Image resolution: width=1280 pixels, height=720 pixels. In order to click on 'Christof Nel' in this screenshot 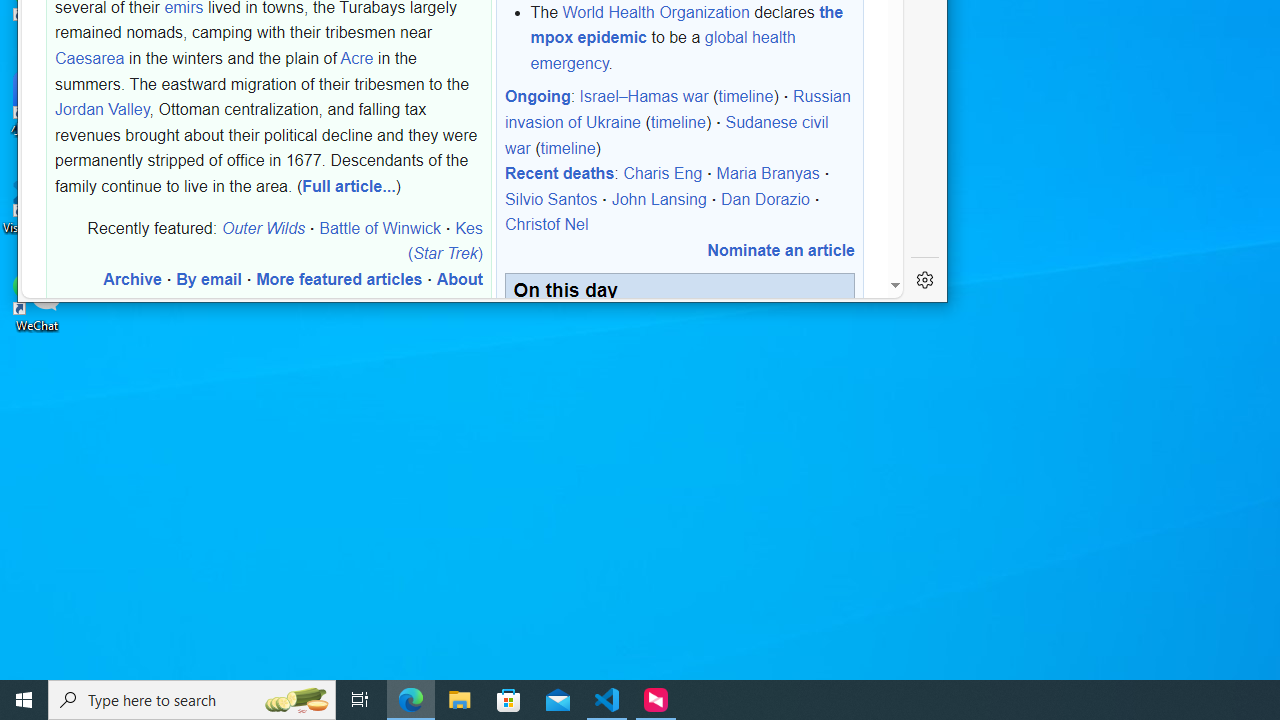, I will do `click(546, 225)`.